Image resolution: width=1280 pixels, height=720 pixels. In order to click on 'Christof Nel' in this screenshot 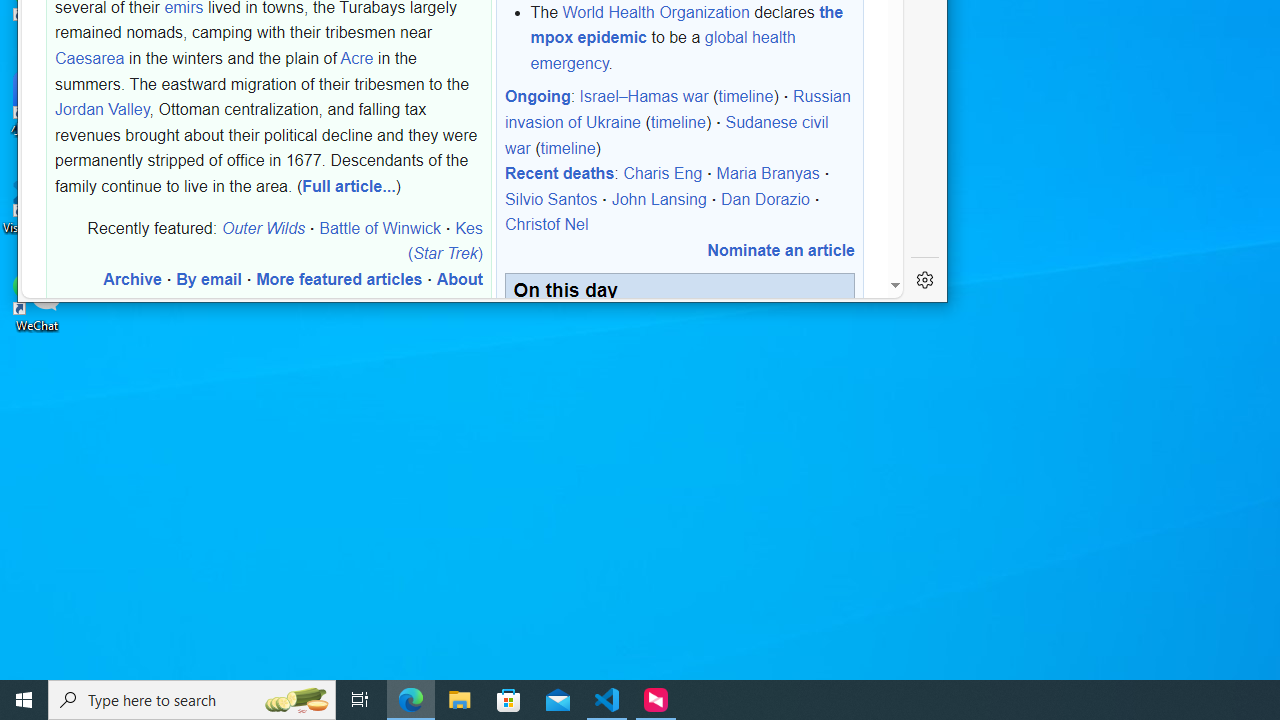, I will do `click(546, 225)`.